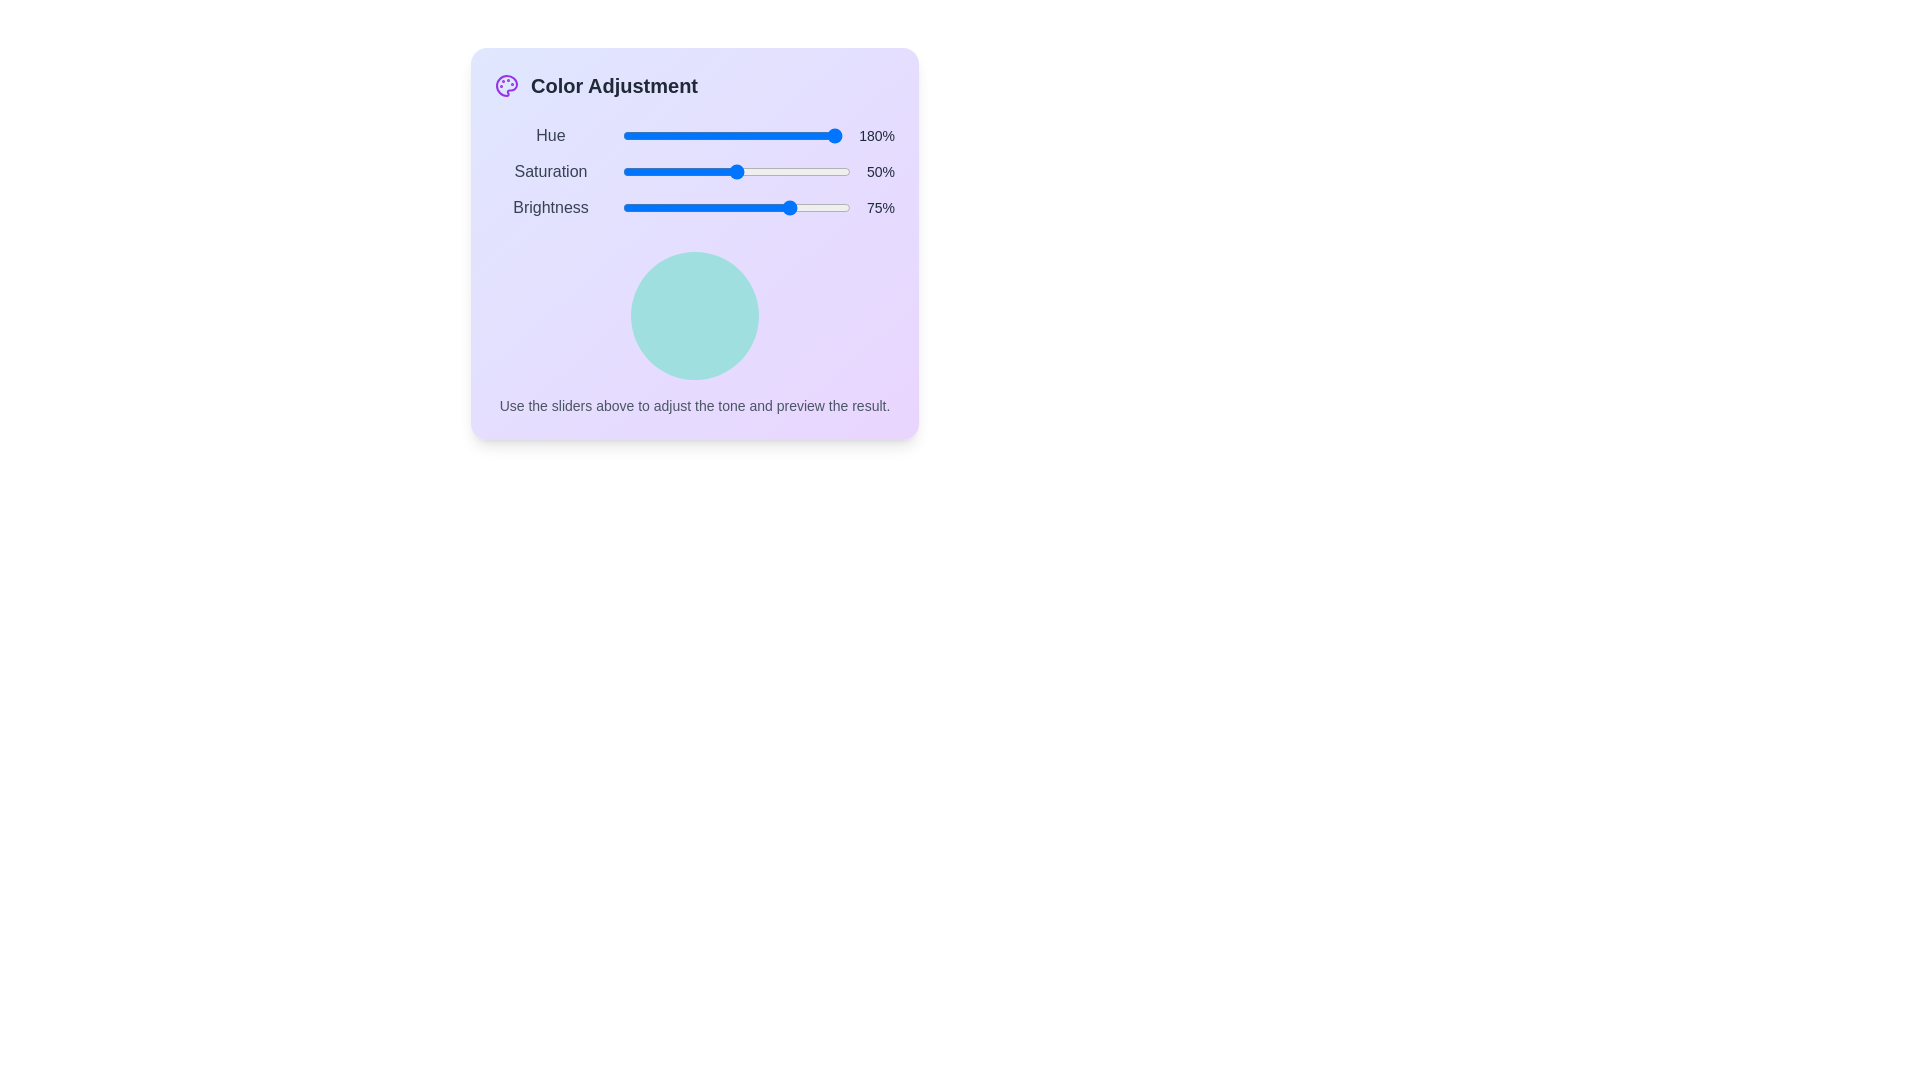 The height and width of the screenshot is (1080, 1920). What do you see at coordinates (644, 135) in the screenshot?
I see `the 0 slider to 10% to observe the resulting color in the preview circle` at bounding box center [644, 135].